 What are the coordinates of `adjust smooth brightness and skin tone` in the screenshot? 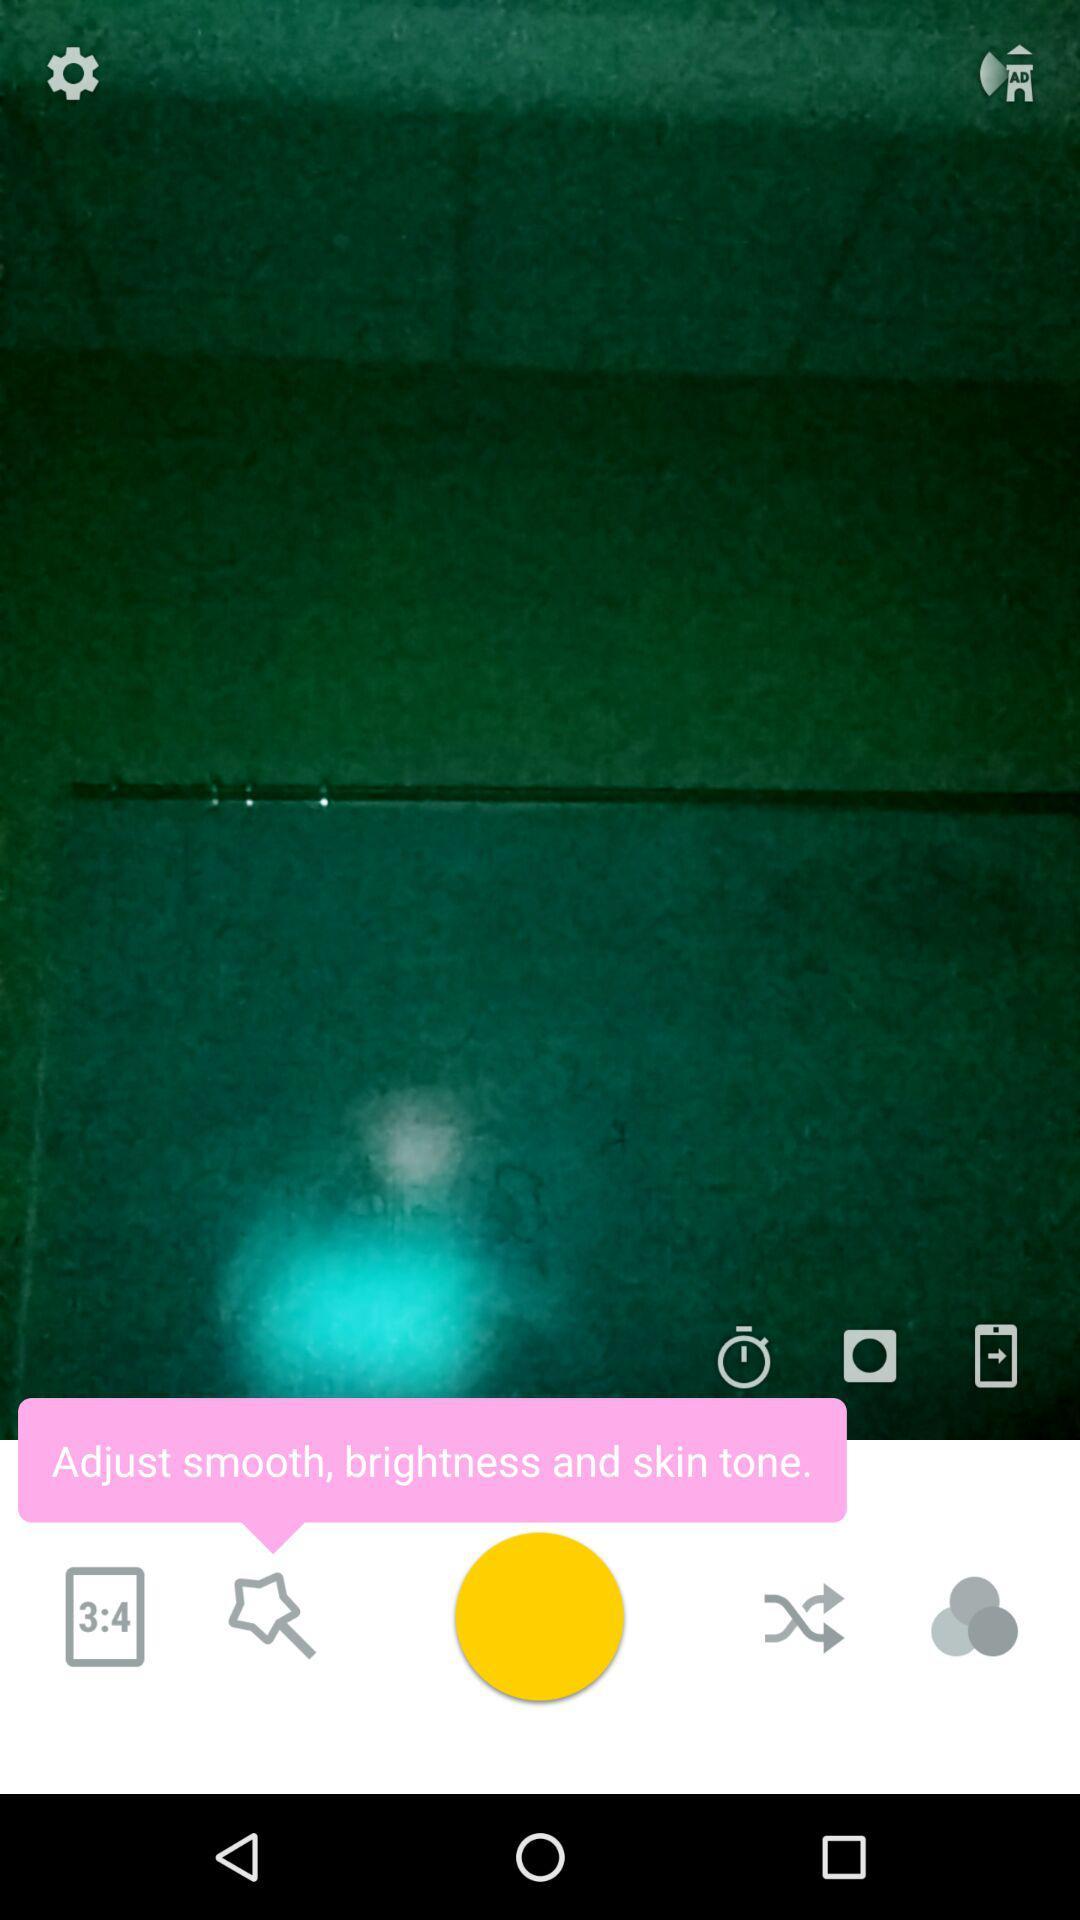 It's located at (273, 1617).